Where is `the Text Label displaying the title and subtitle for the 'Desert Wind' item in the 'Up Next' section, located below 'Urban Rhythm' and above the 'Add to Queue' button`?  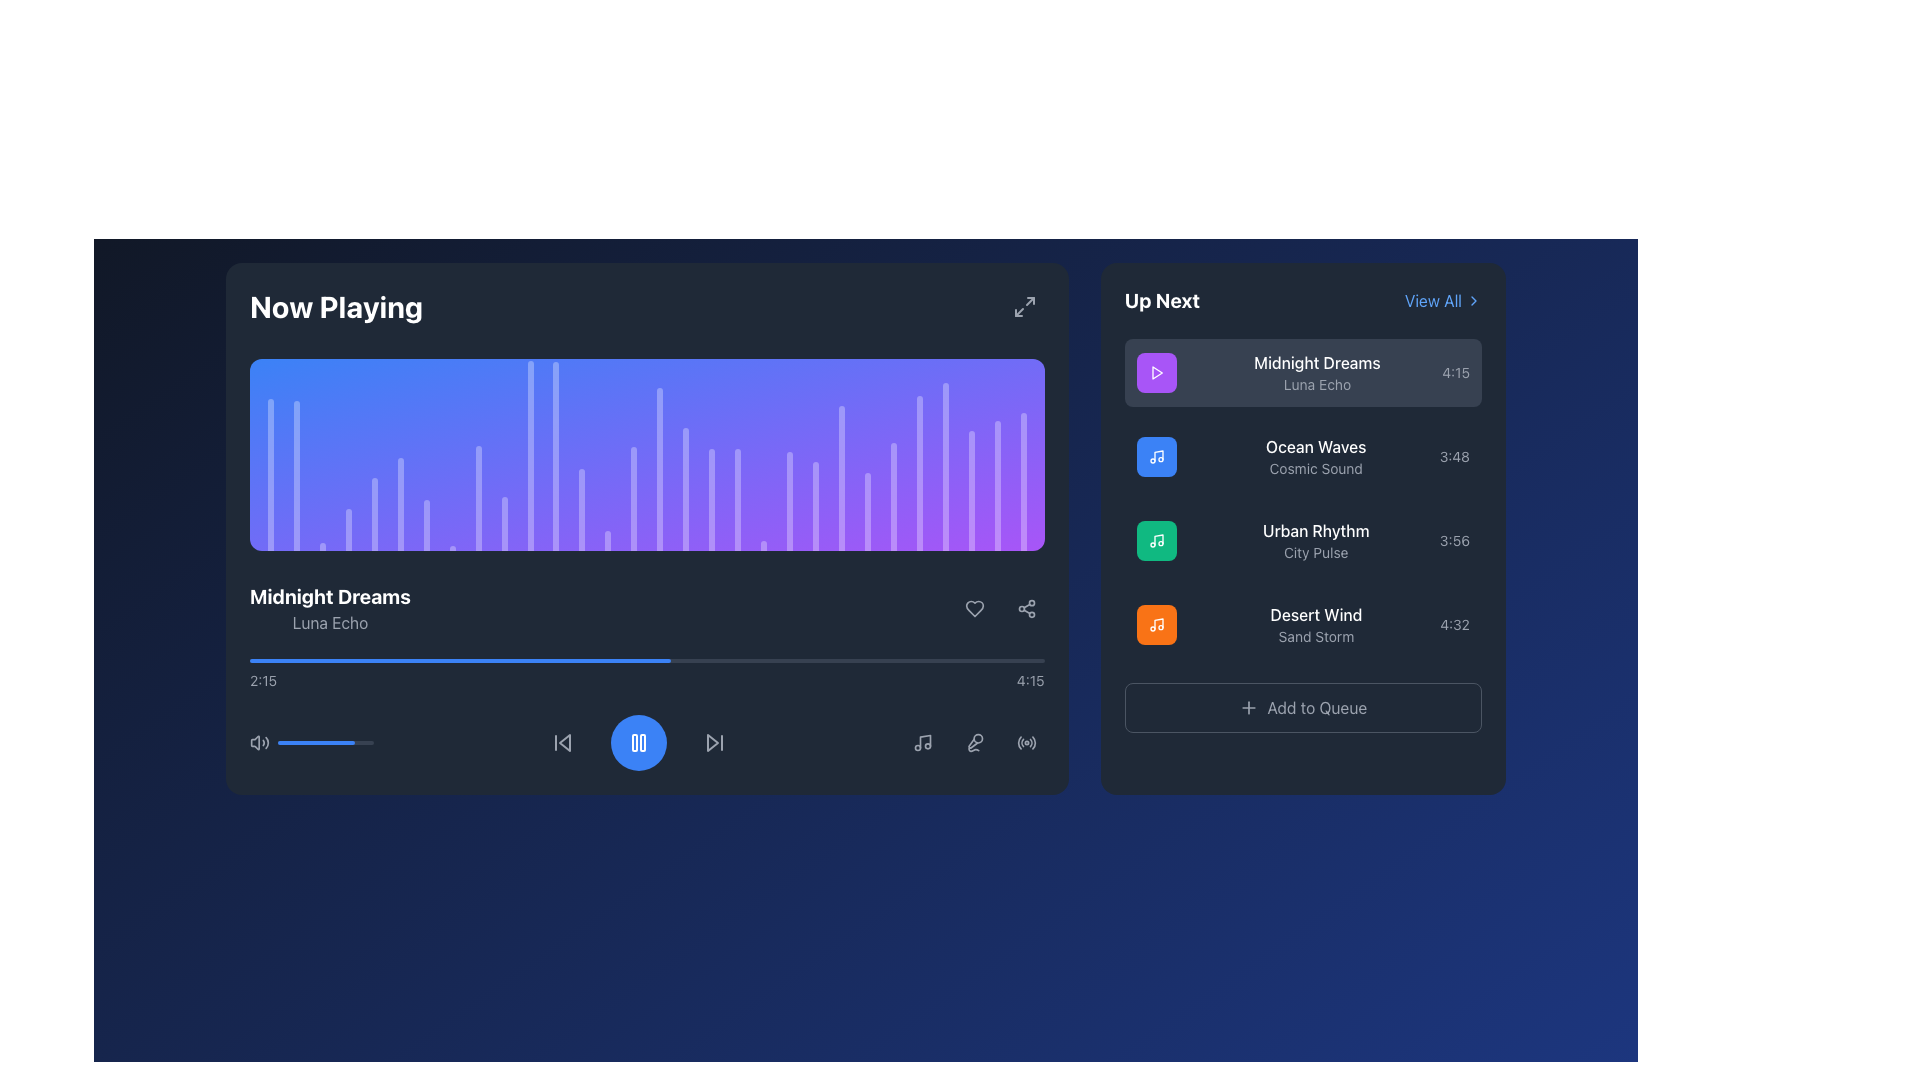
the Text Label displaying the title and subtitle for the 'Desert Wind' item in the 'Up Next' section, located below 'Urban Rhythm' and above the 'Add to Queue' button is located at coordinates (1316, 623).